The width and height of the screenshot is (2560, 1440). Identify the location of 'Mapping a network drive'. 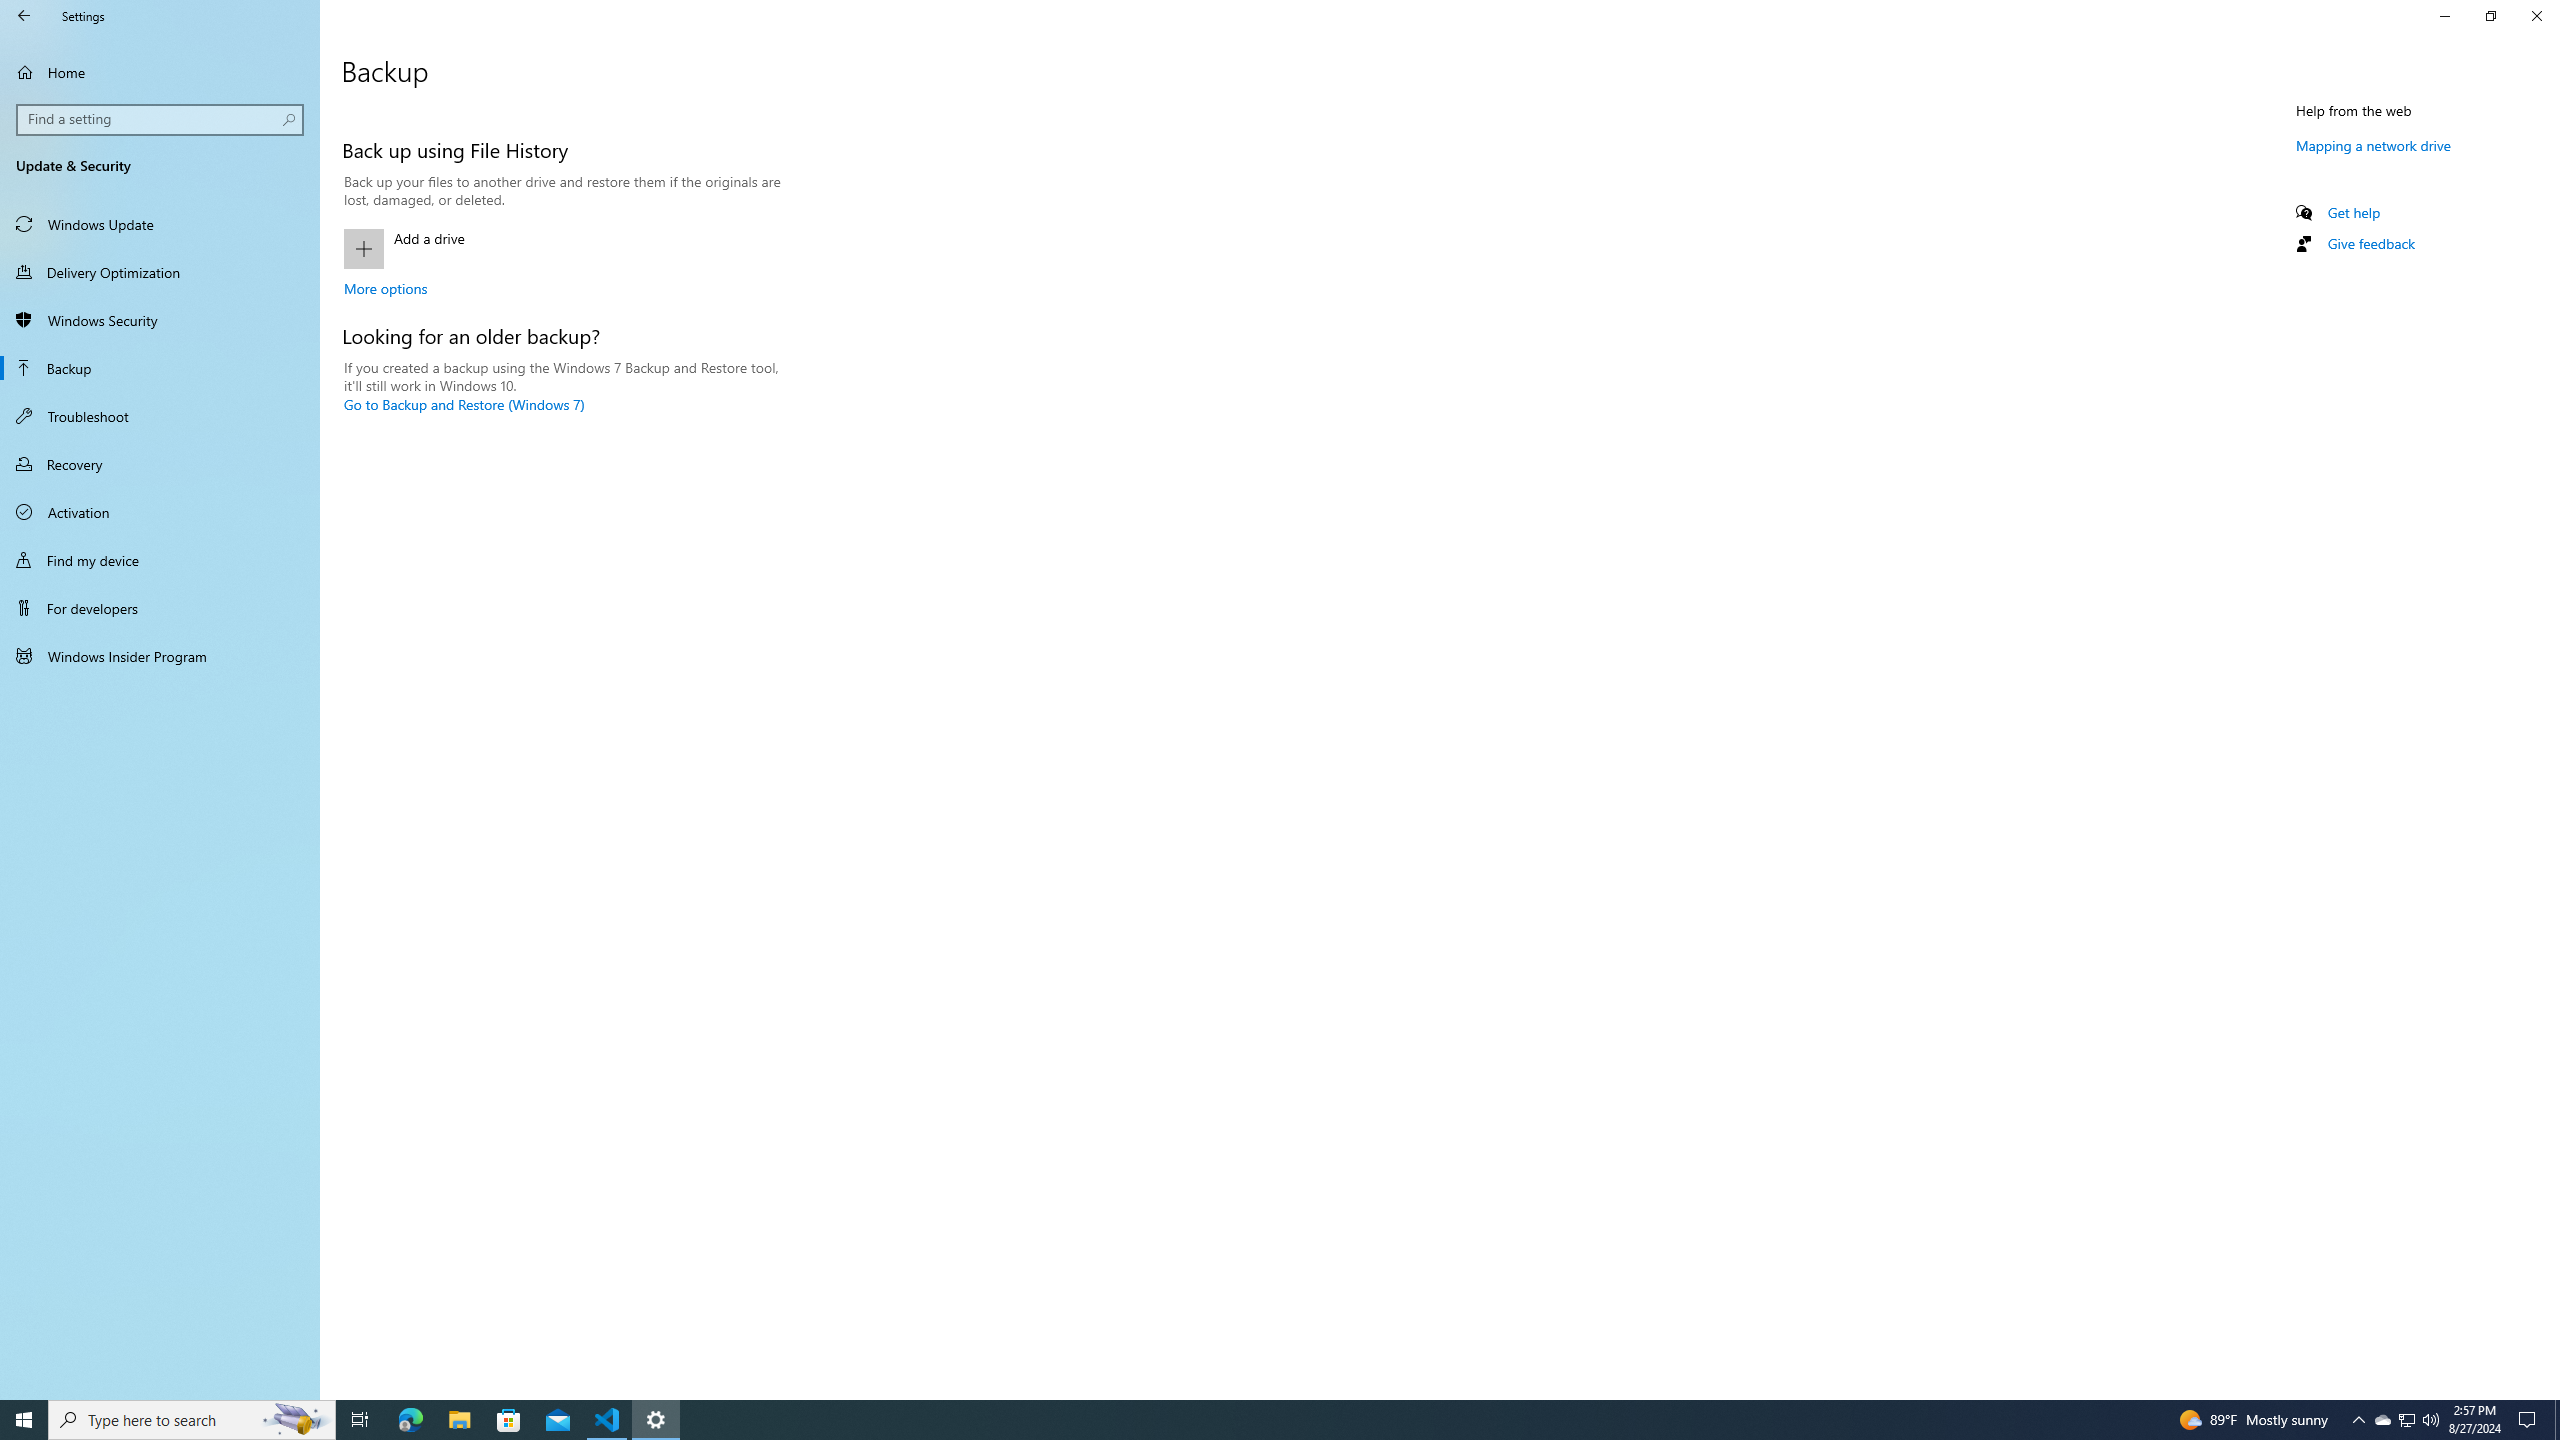
(2373, 145).